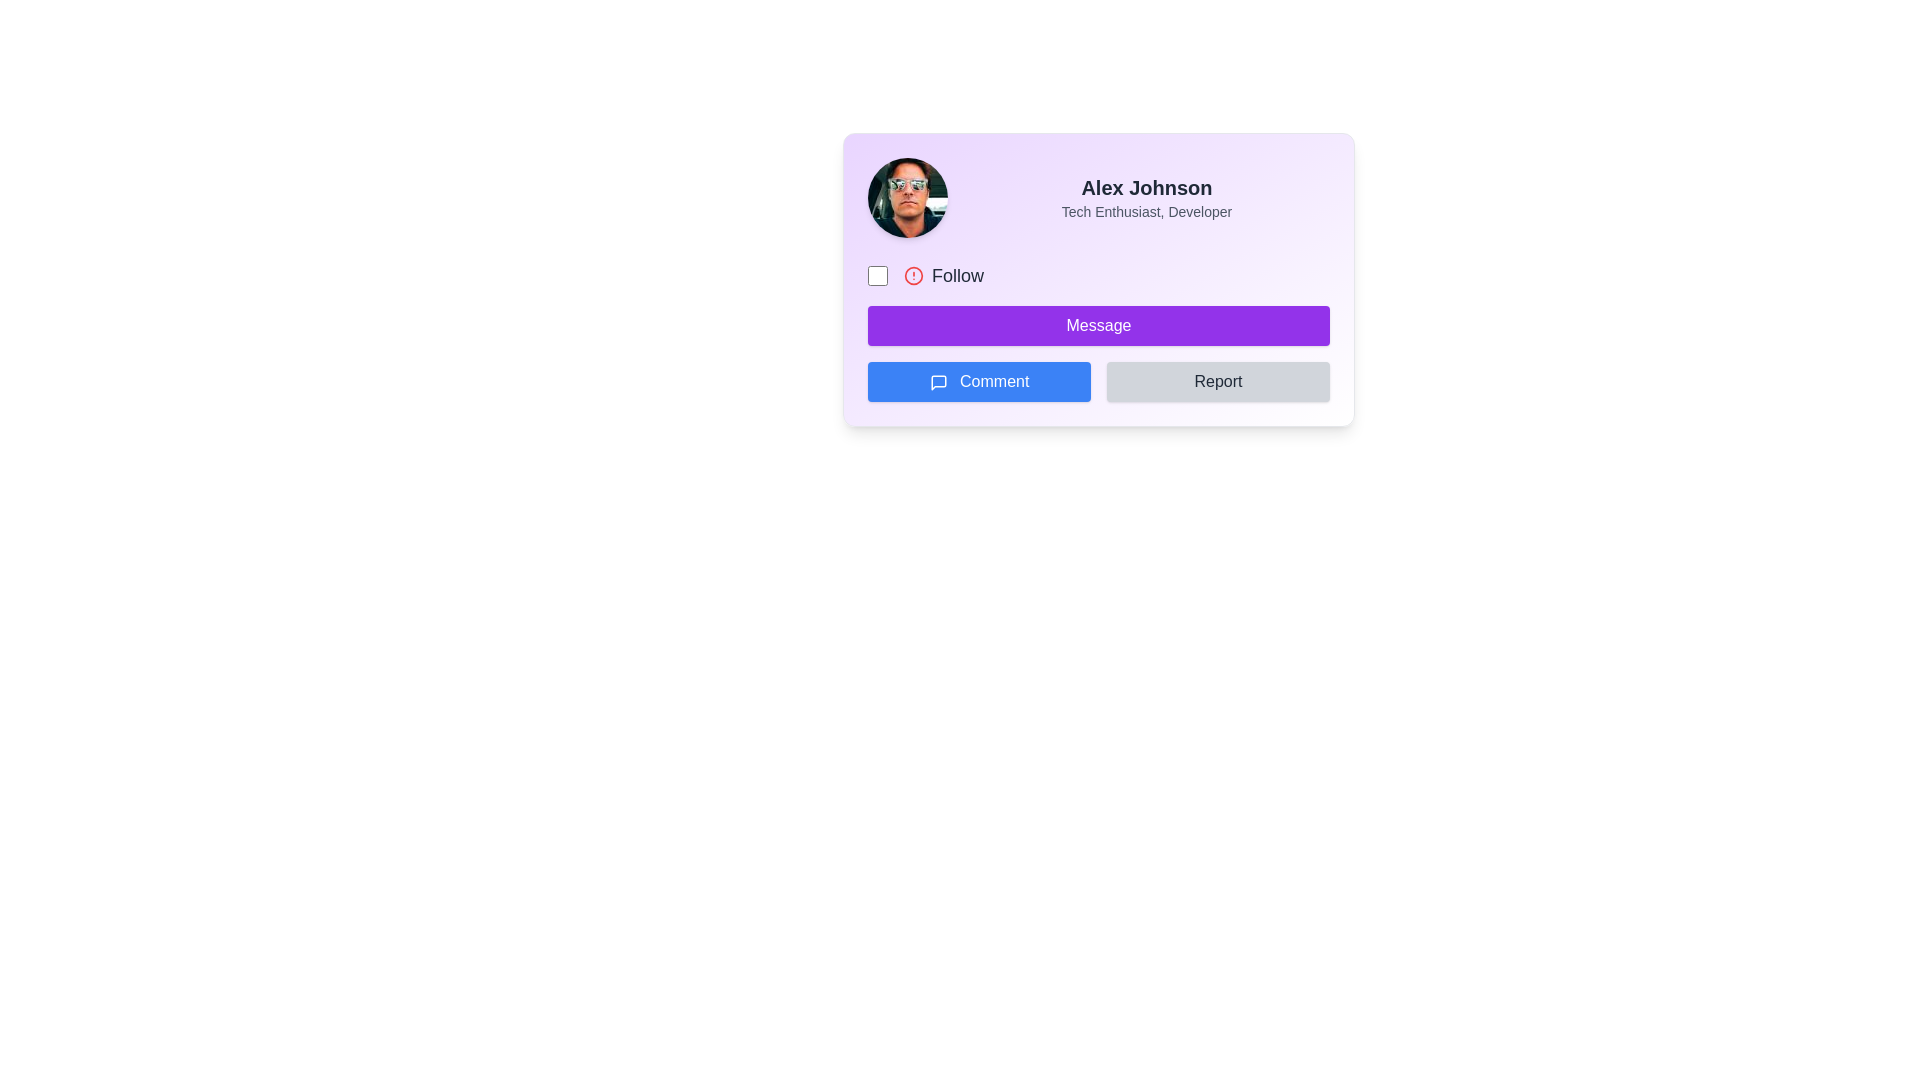  What do you see at coordinates (957, 276) in the screenshot?
I see `text of the 'Follow' label, which is displayed in a bold gray font and positioned to the right of a circular red icon in a user profile card` at bounding box center [957, 276].